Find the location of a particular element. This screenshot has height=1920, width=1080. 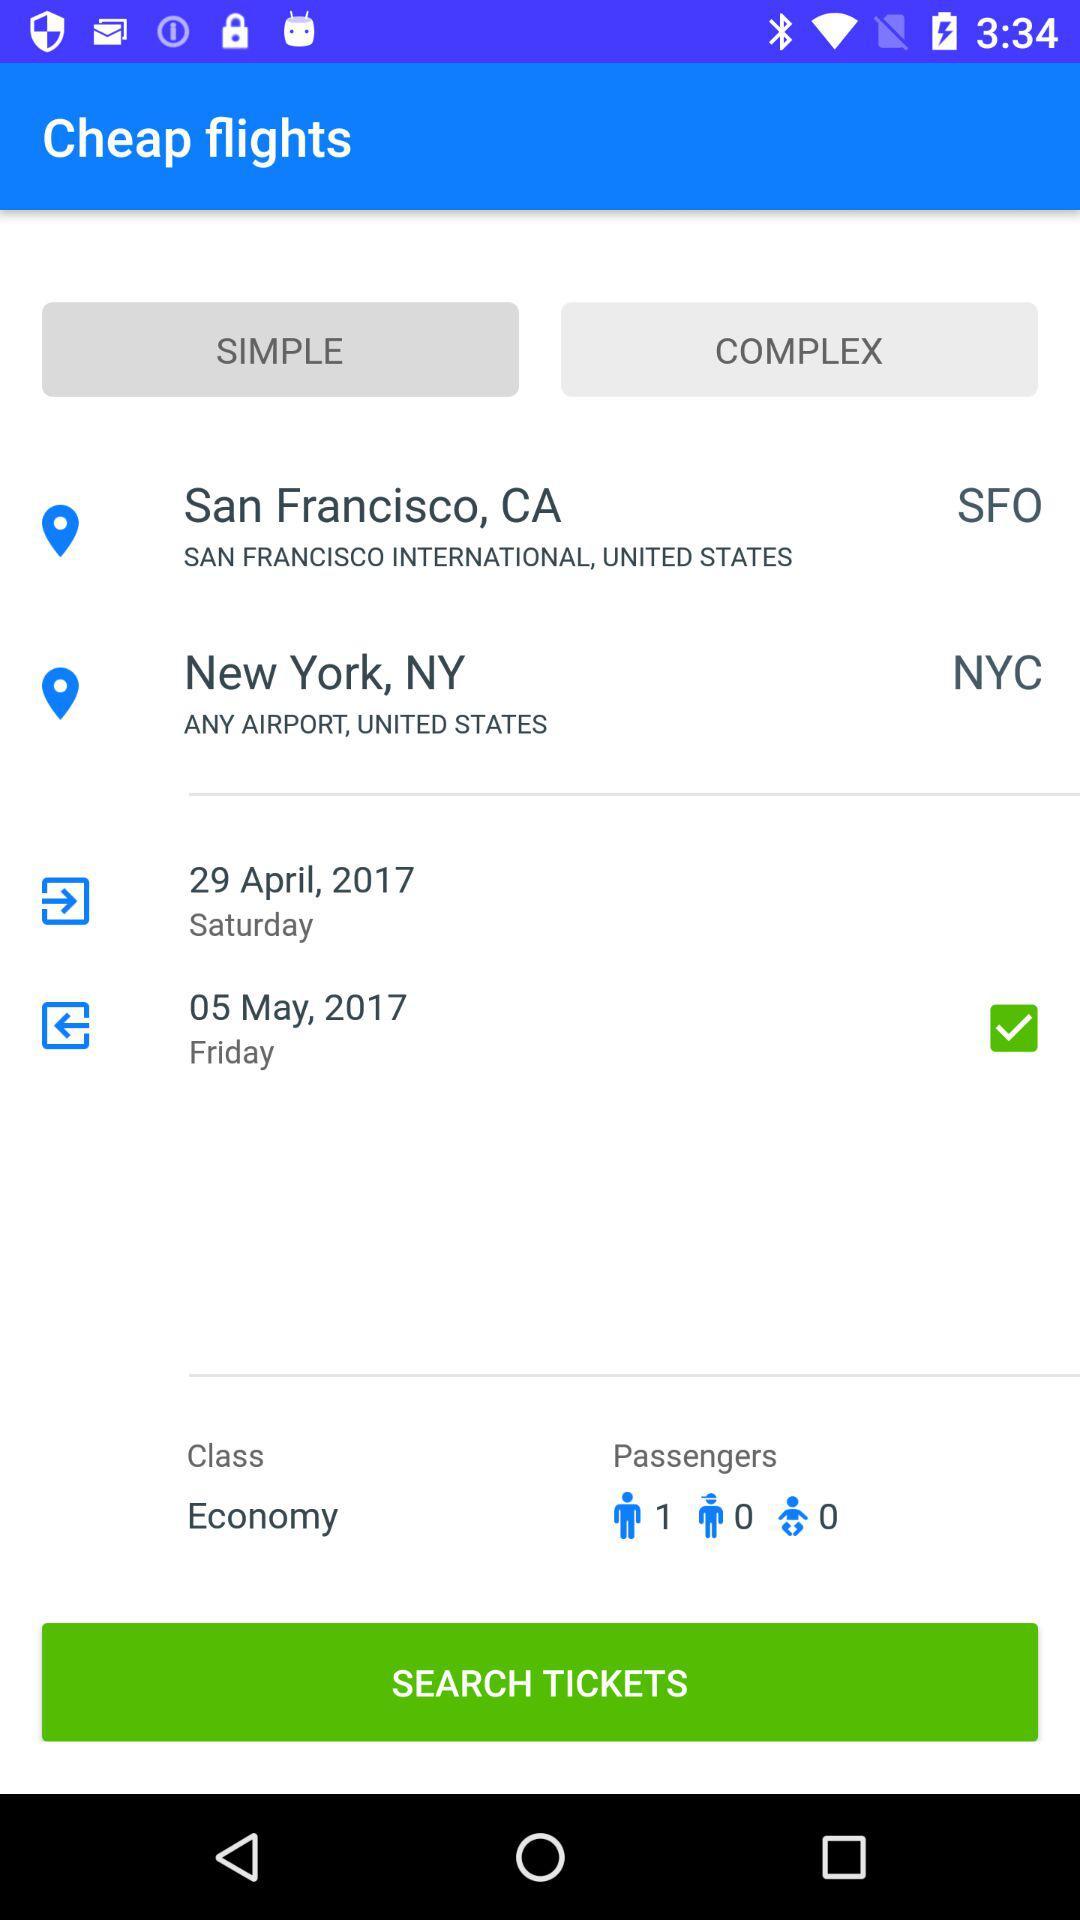

the search tickets item is located at coordinates (540, 1681).